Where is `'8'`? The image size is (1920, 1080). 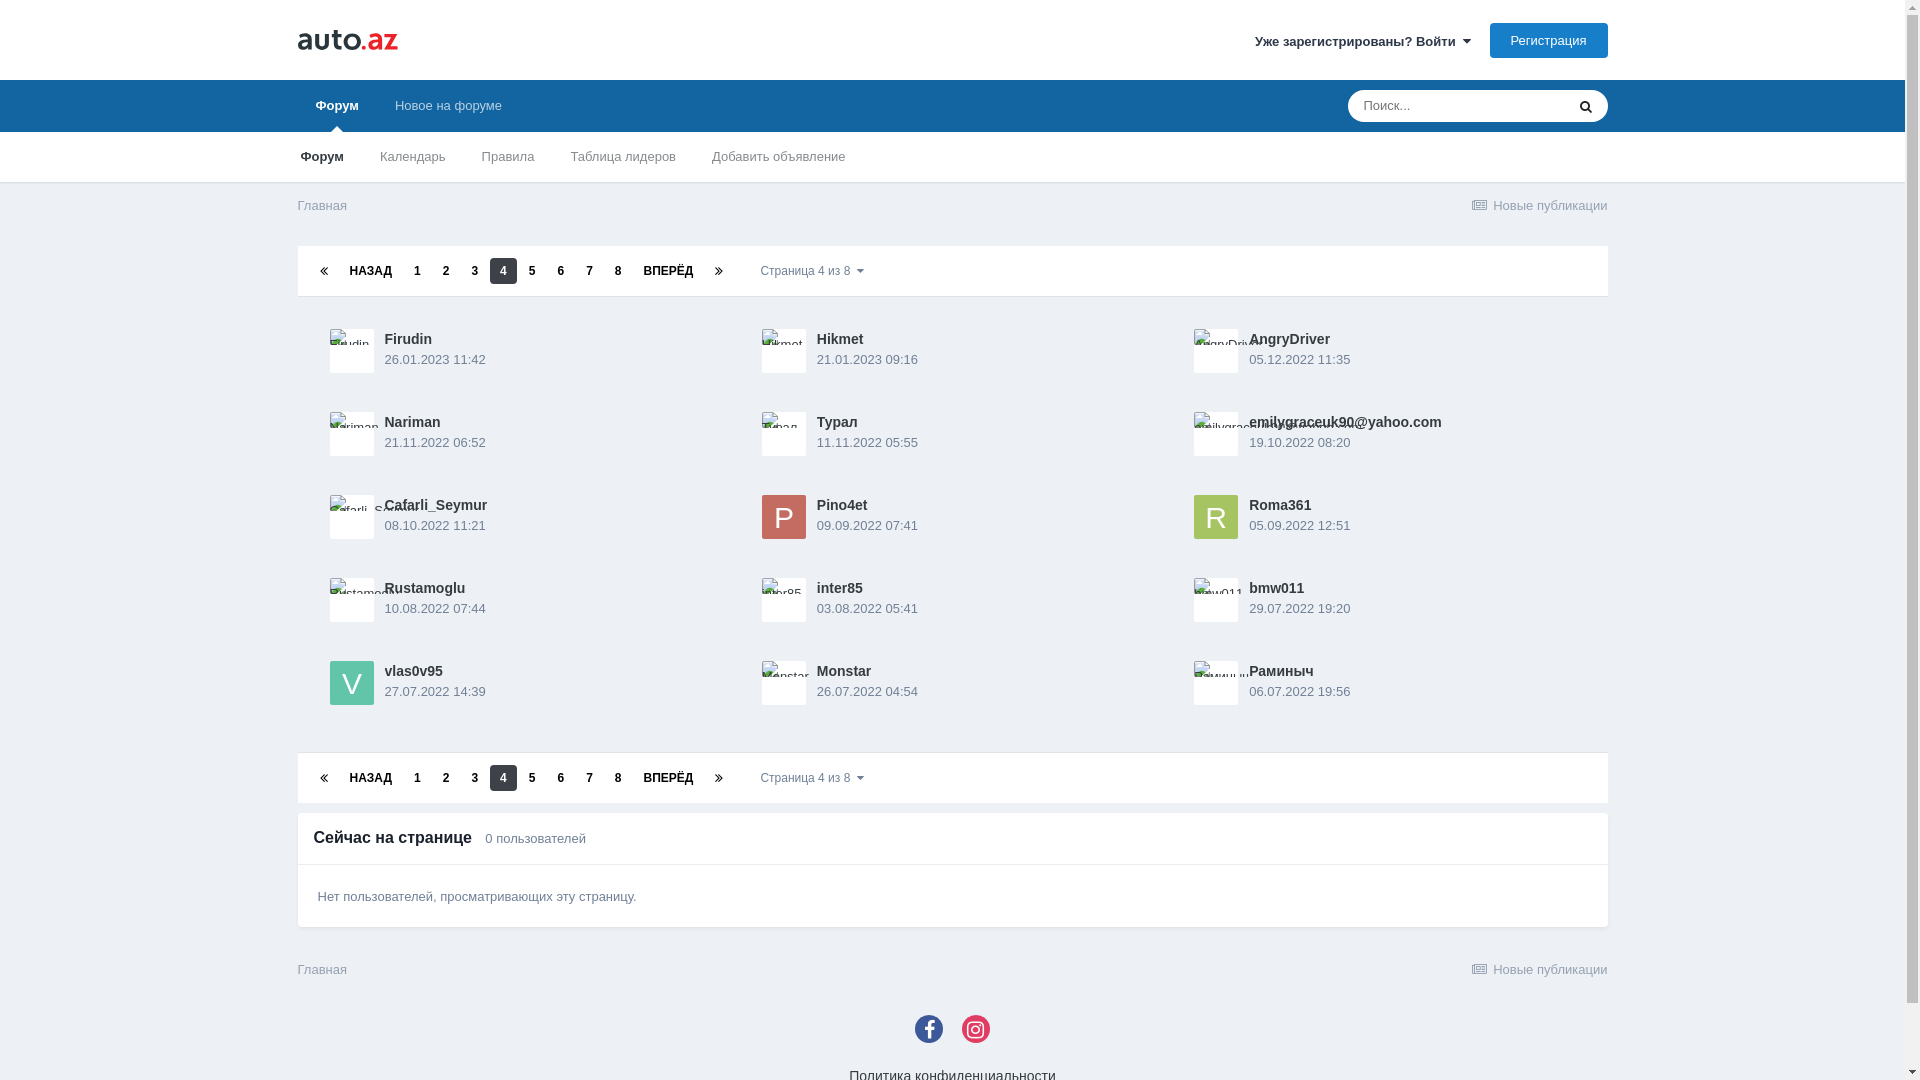
'8' is located at coordinates (603, 270).